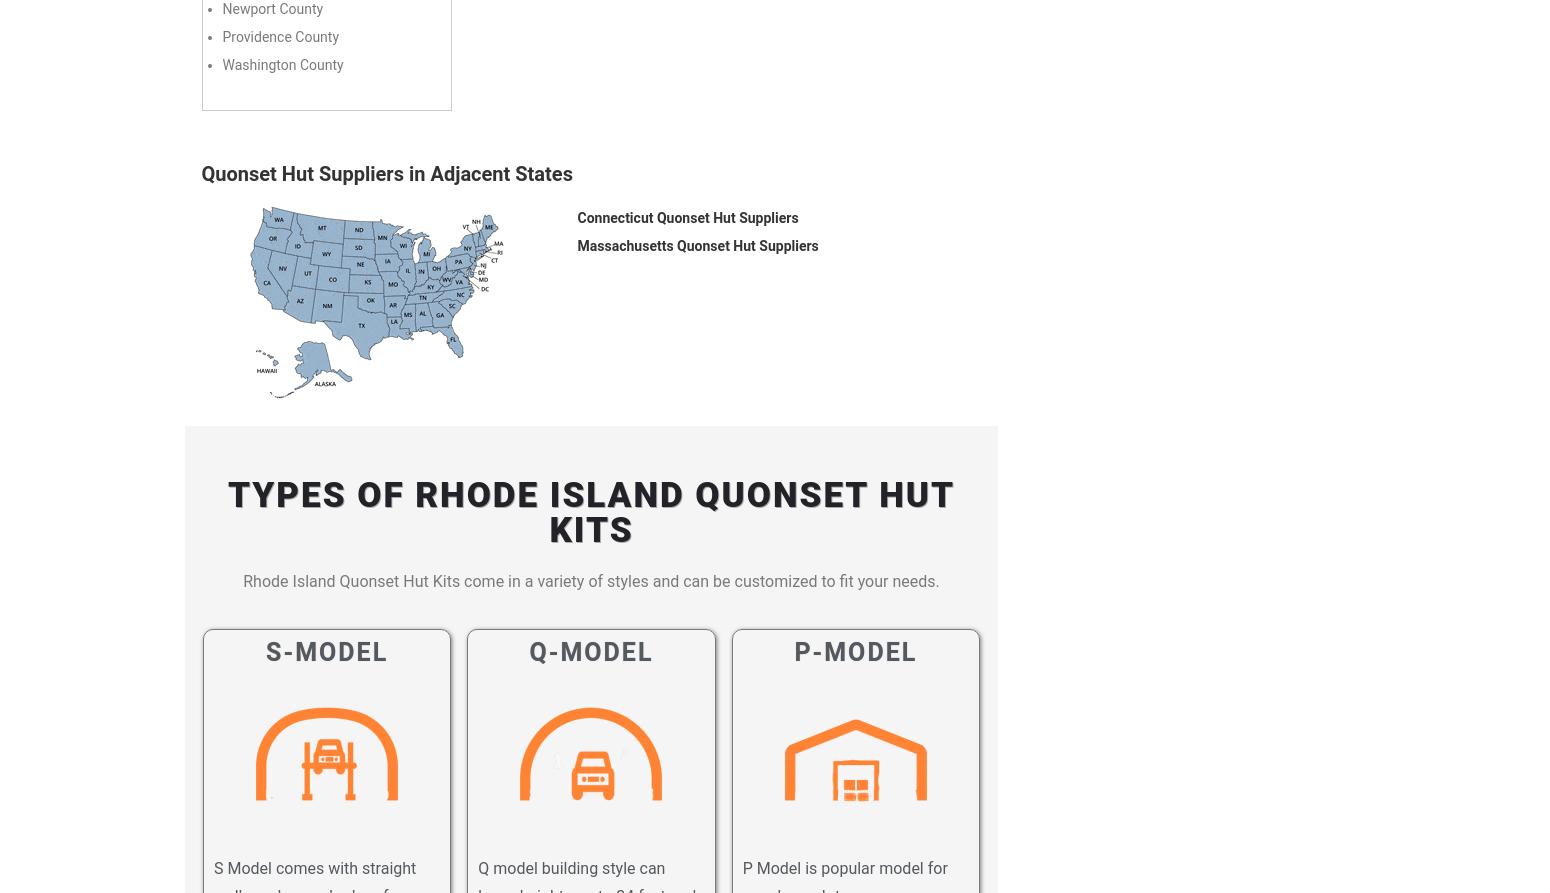 Image resolution: width=1550 pixels, height=893 pixels. I want to click on 'Newport County', so click(272, 8).